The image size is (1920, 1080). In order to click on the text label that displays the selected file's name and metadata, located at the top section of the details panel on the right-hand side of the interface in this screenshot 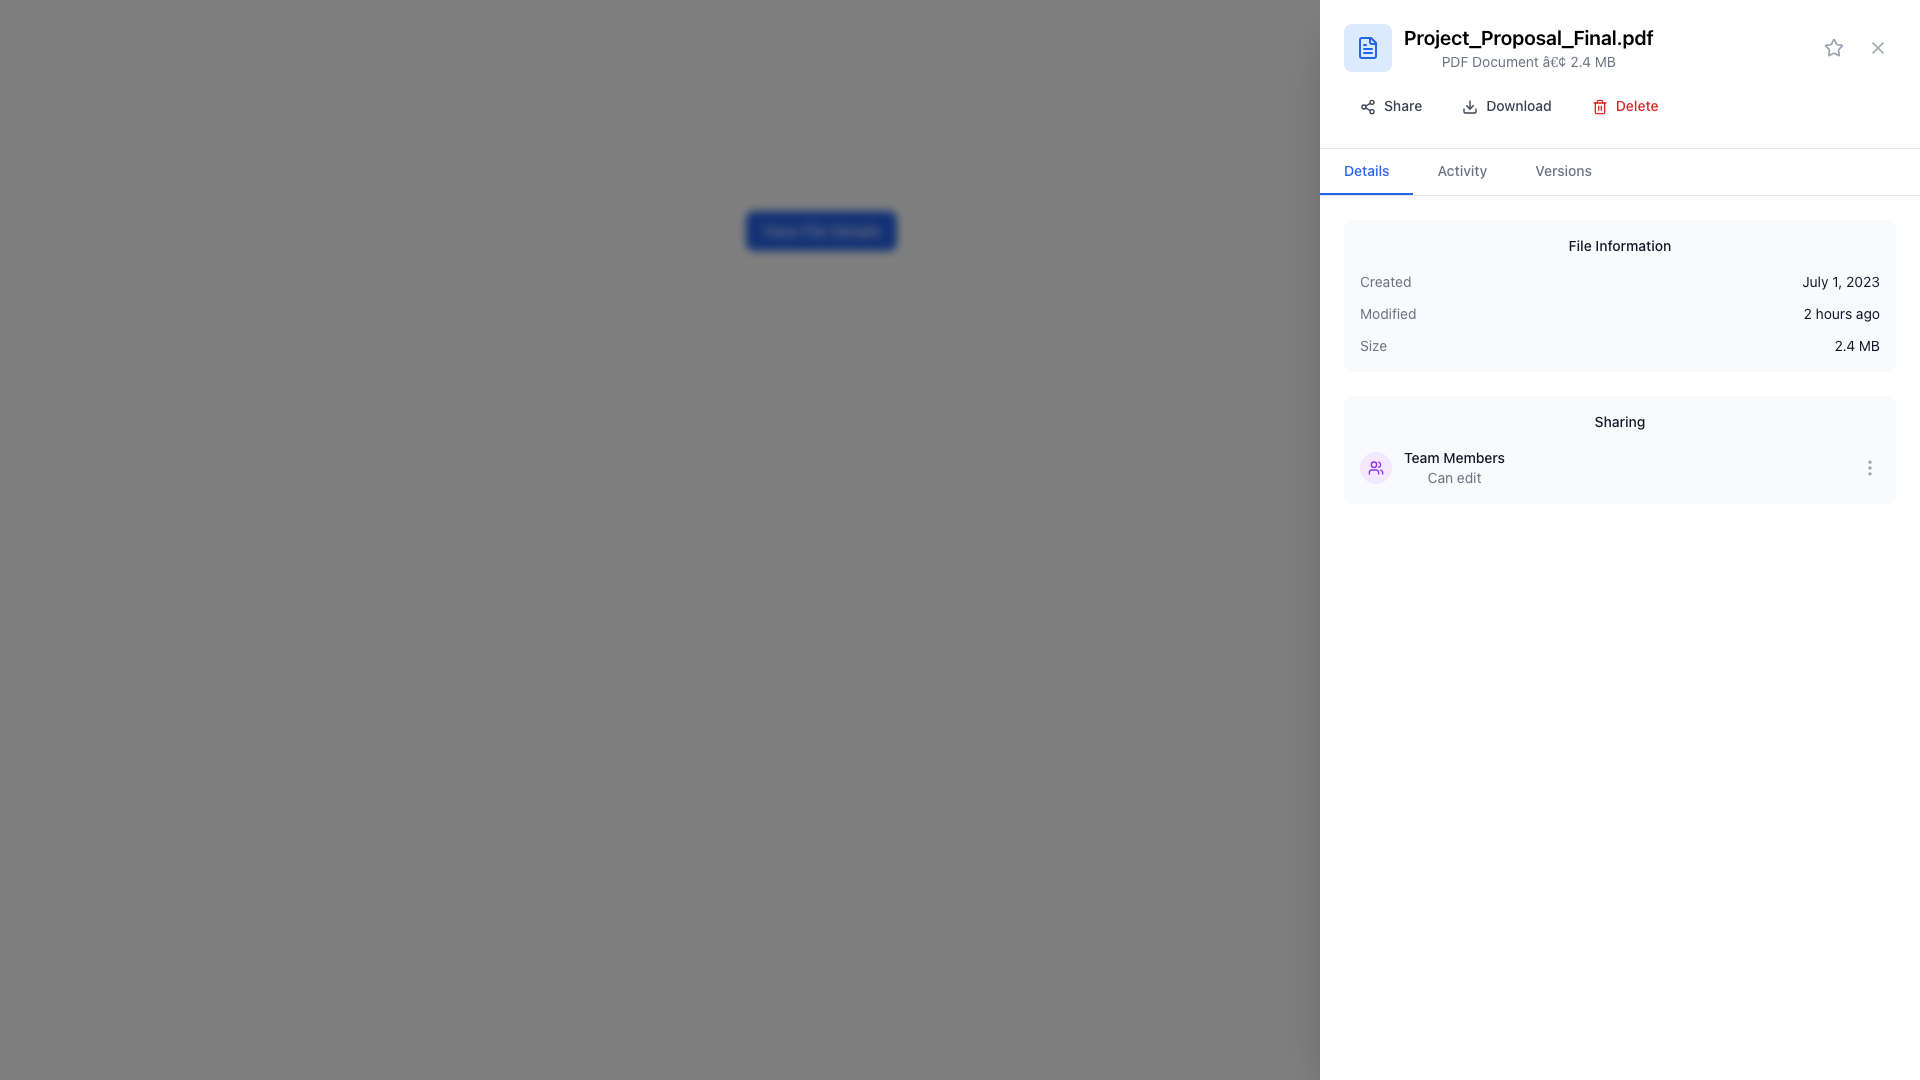, I will do `click(1527, 46)`.